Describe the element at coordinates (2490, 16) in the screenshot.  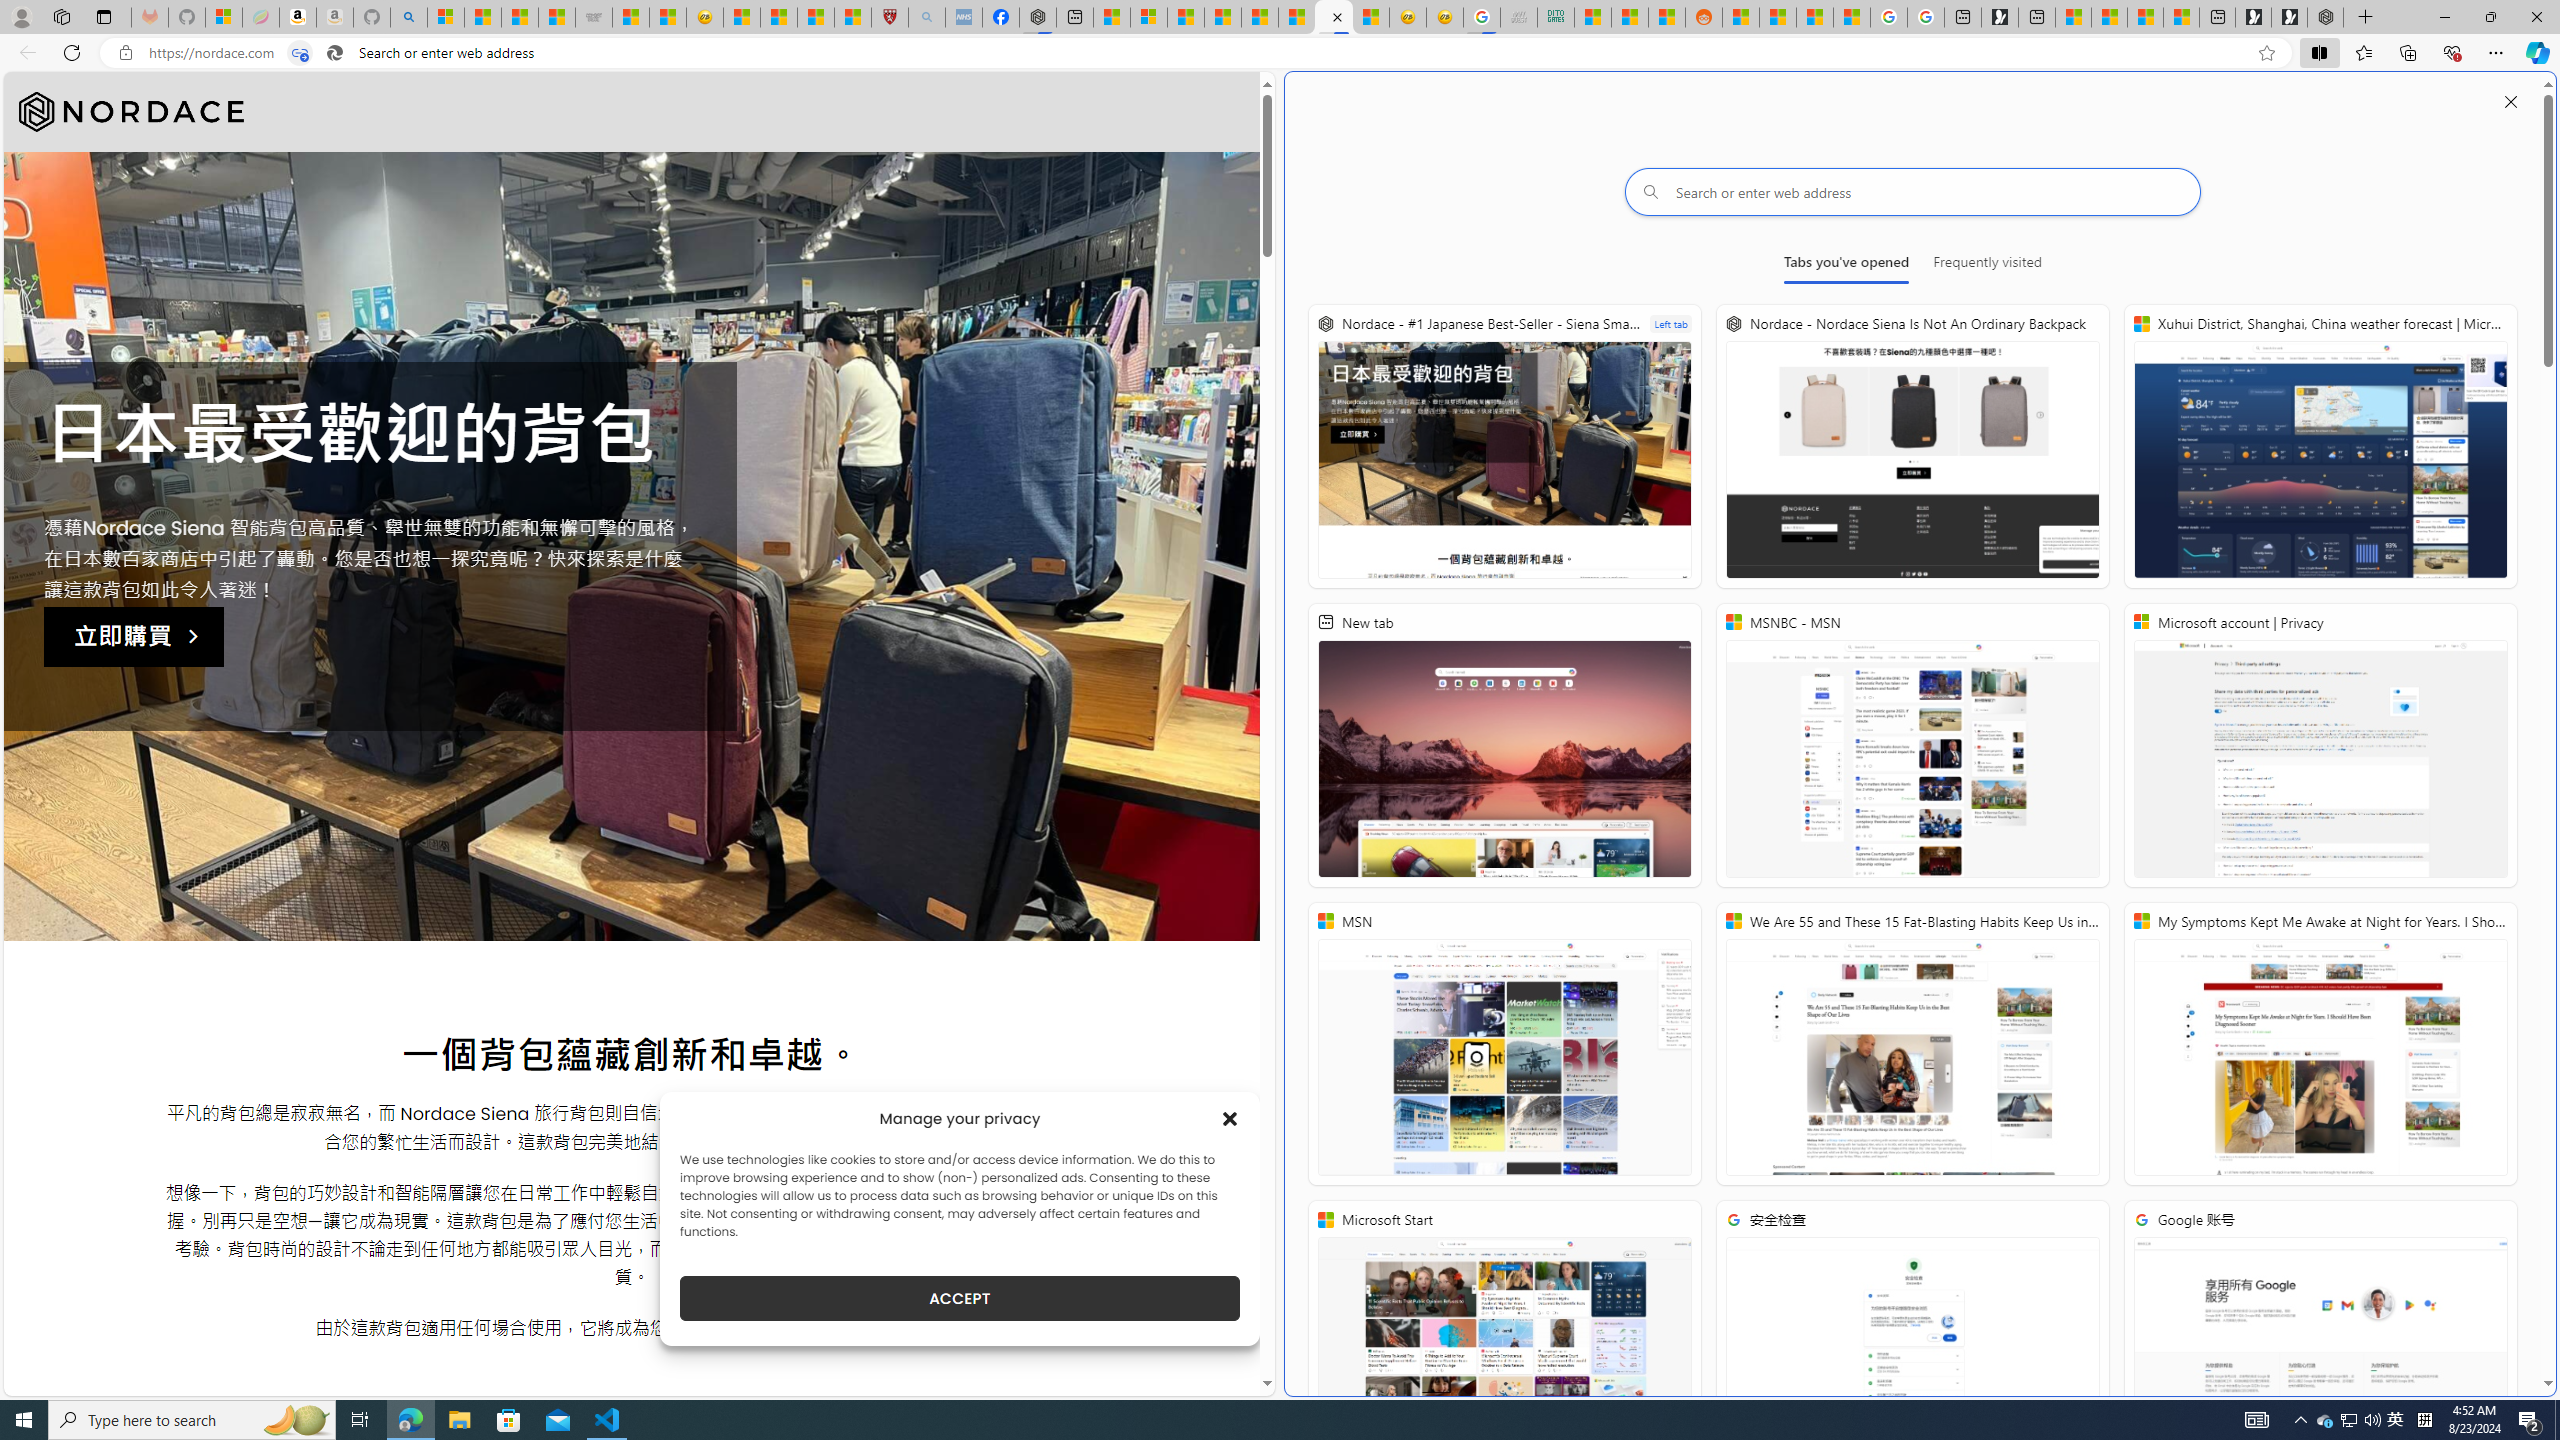
I see `'Restore'` at that location.